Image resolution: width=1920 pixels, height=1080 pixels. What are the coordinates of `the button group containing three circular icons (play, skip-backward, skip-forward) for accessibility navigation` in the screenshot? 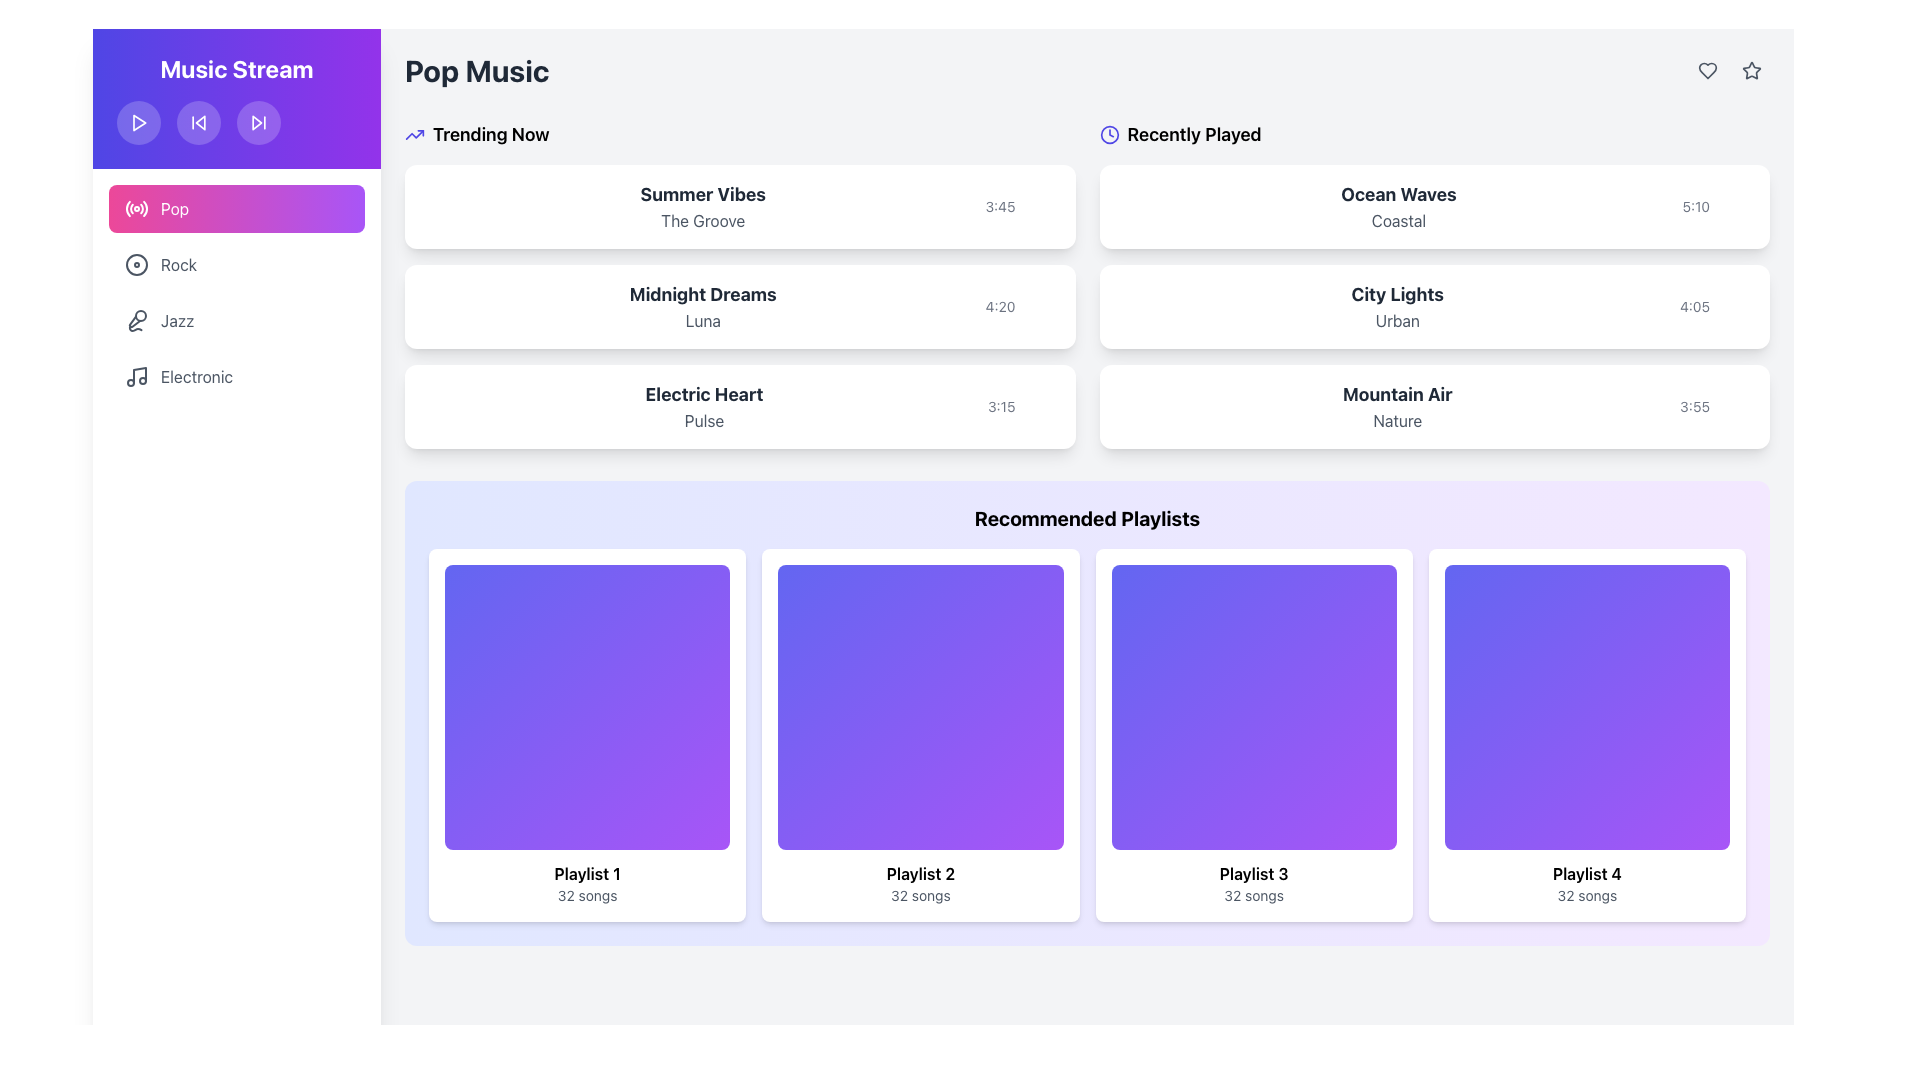 It's located at (236, 123).